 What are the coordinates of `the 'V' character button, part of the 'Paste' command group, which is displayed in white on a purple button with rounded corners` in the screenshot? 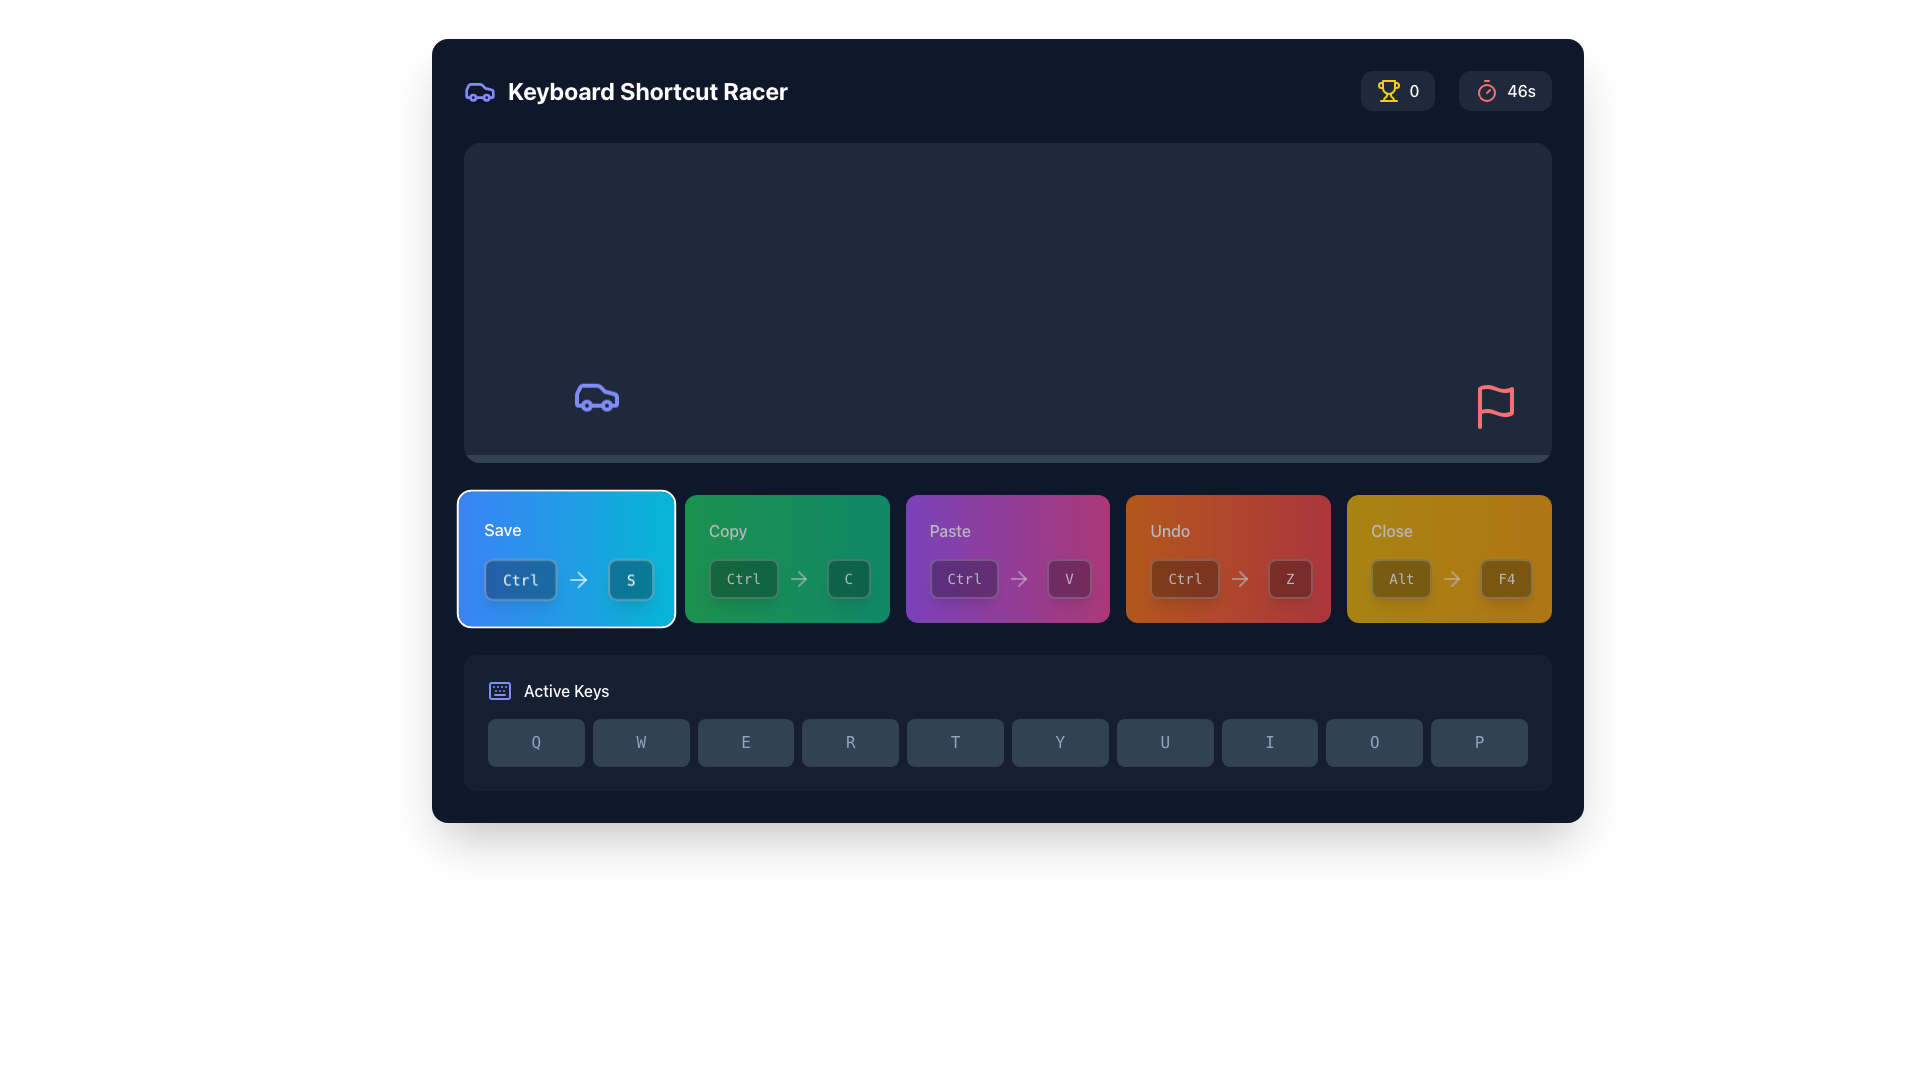 It's located at (1068, 578).